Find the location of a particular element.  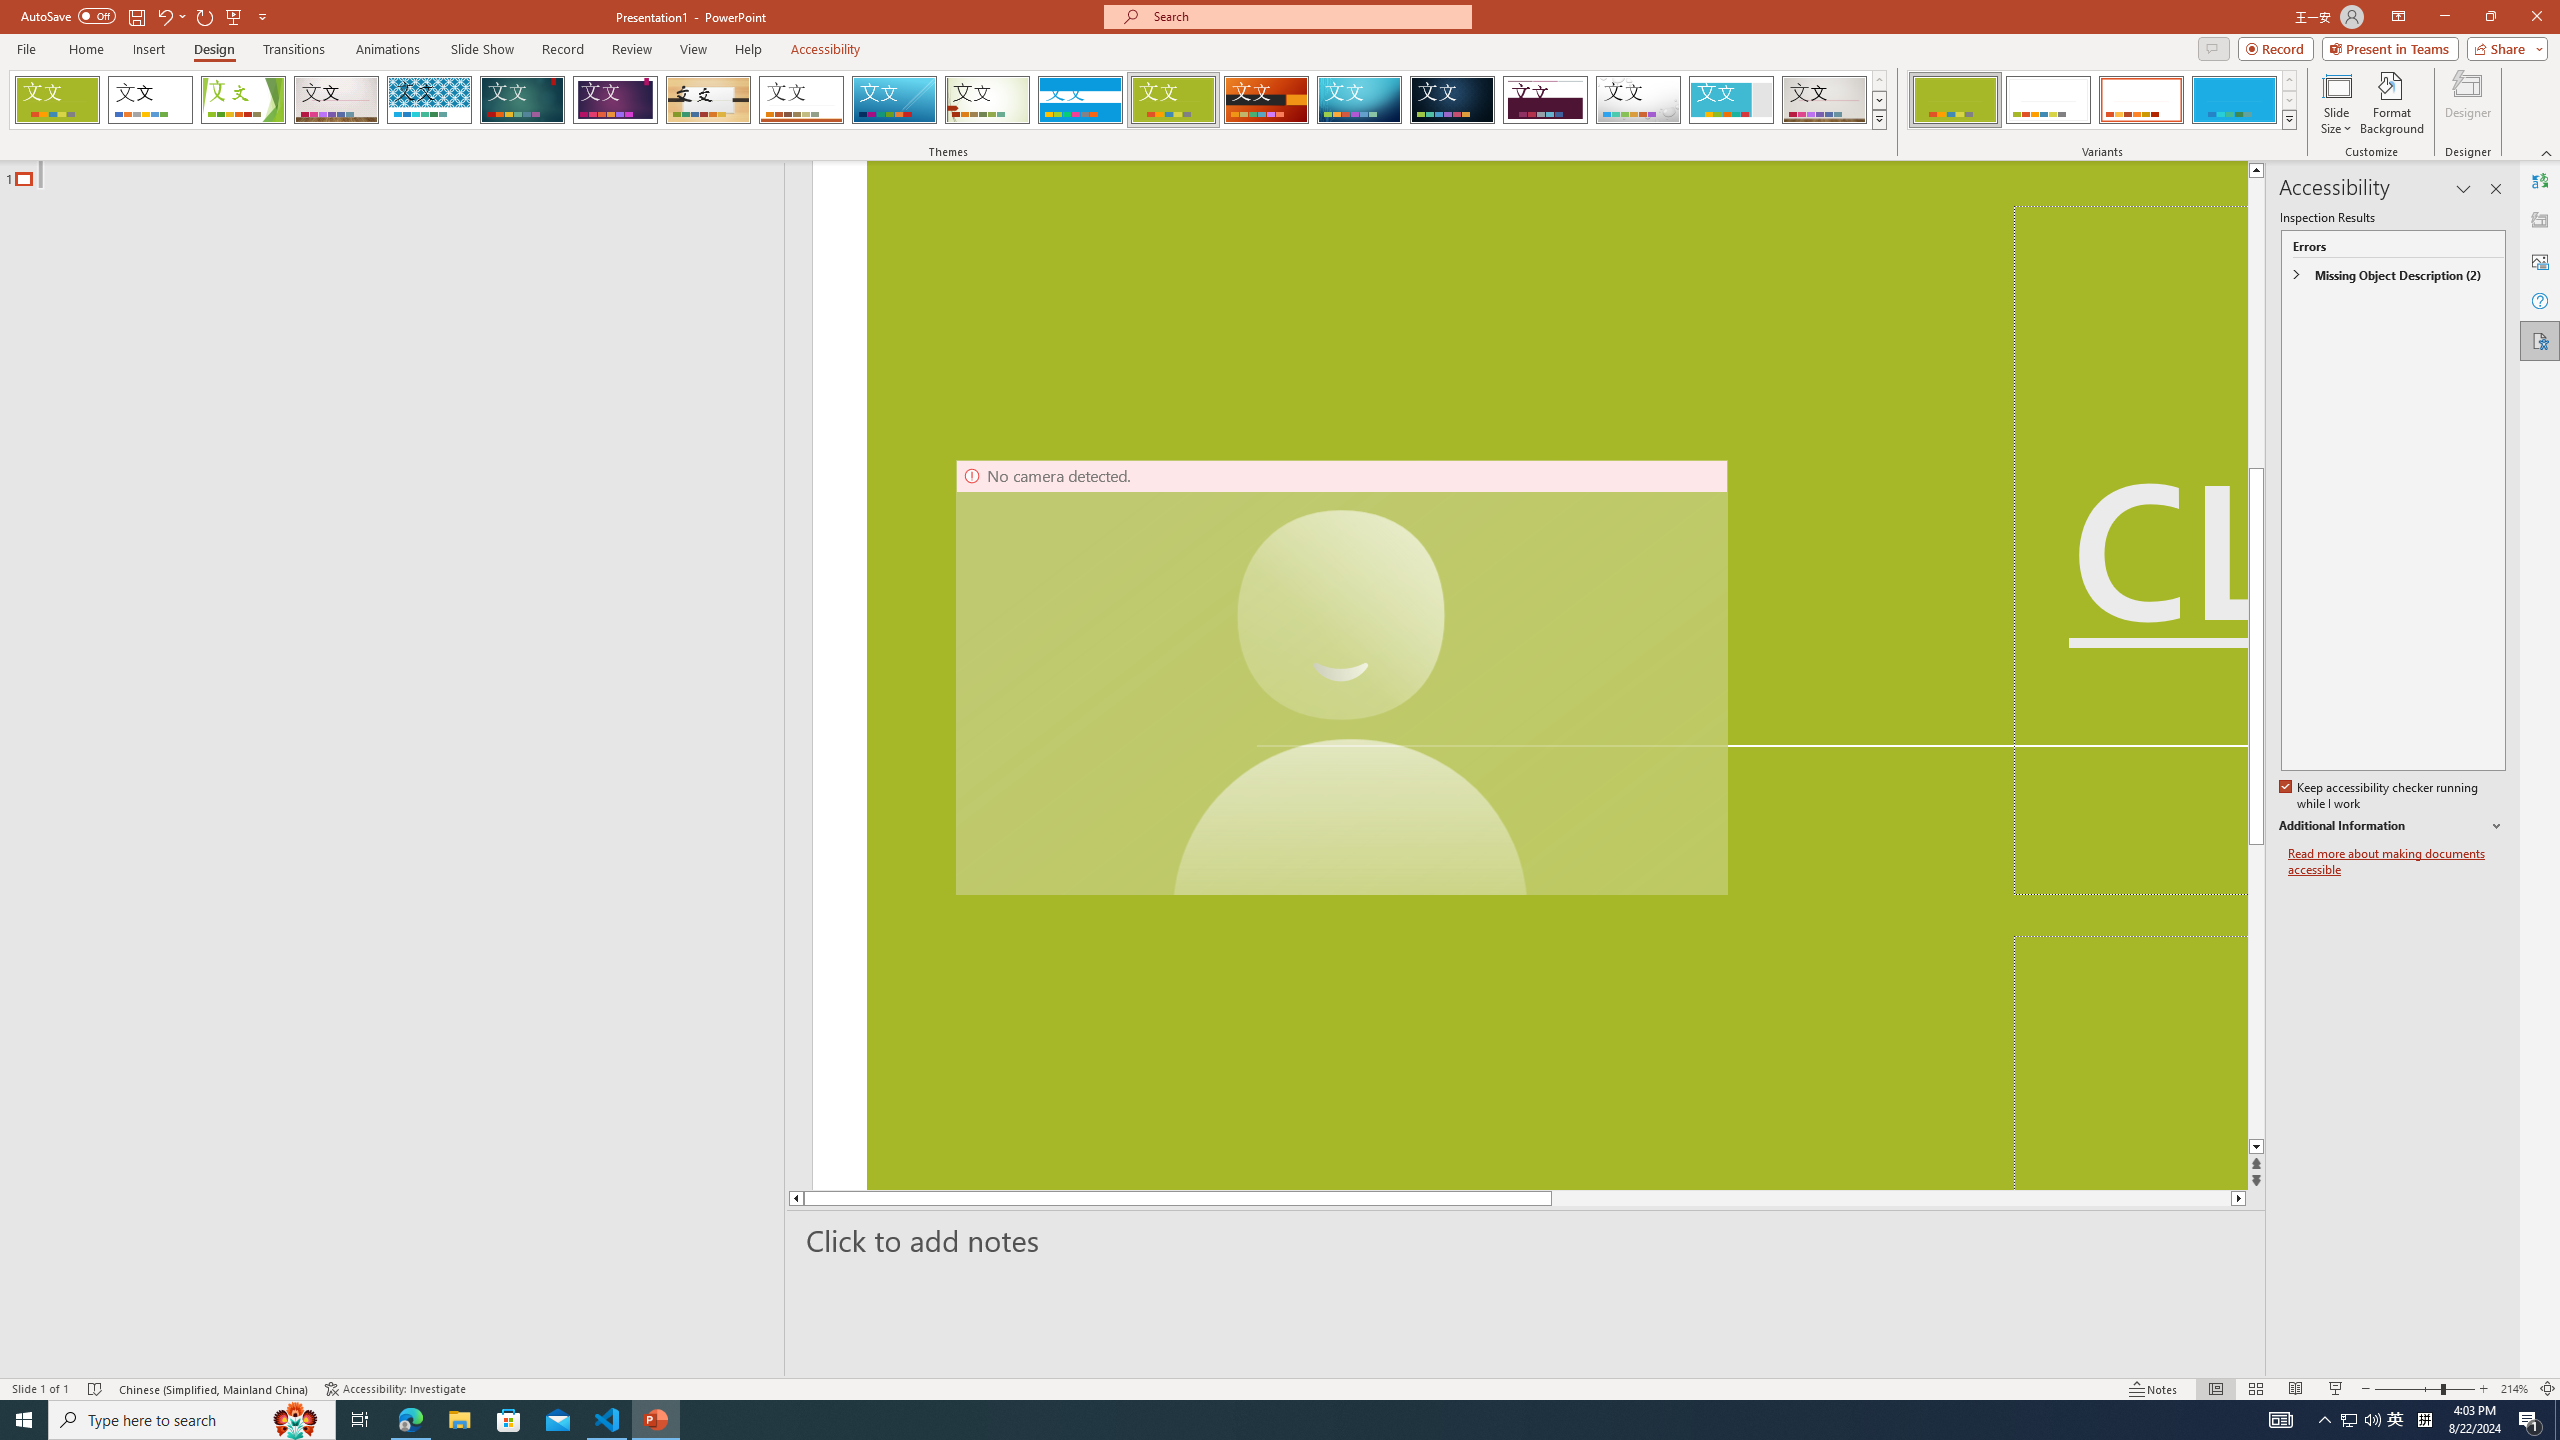

'Droplet' is located at coordinates (1638, 99).